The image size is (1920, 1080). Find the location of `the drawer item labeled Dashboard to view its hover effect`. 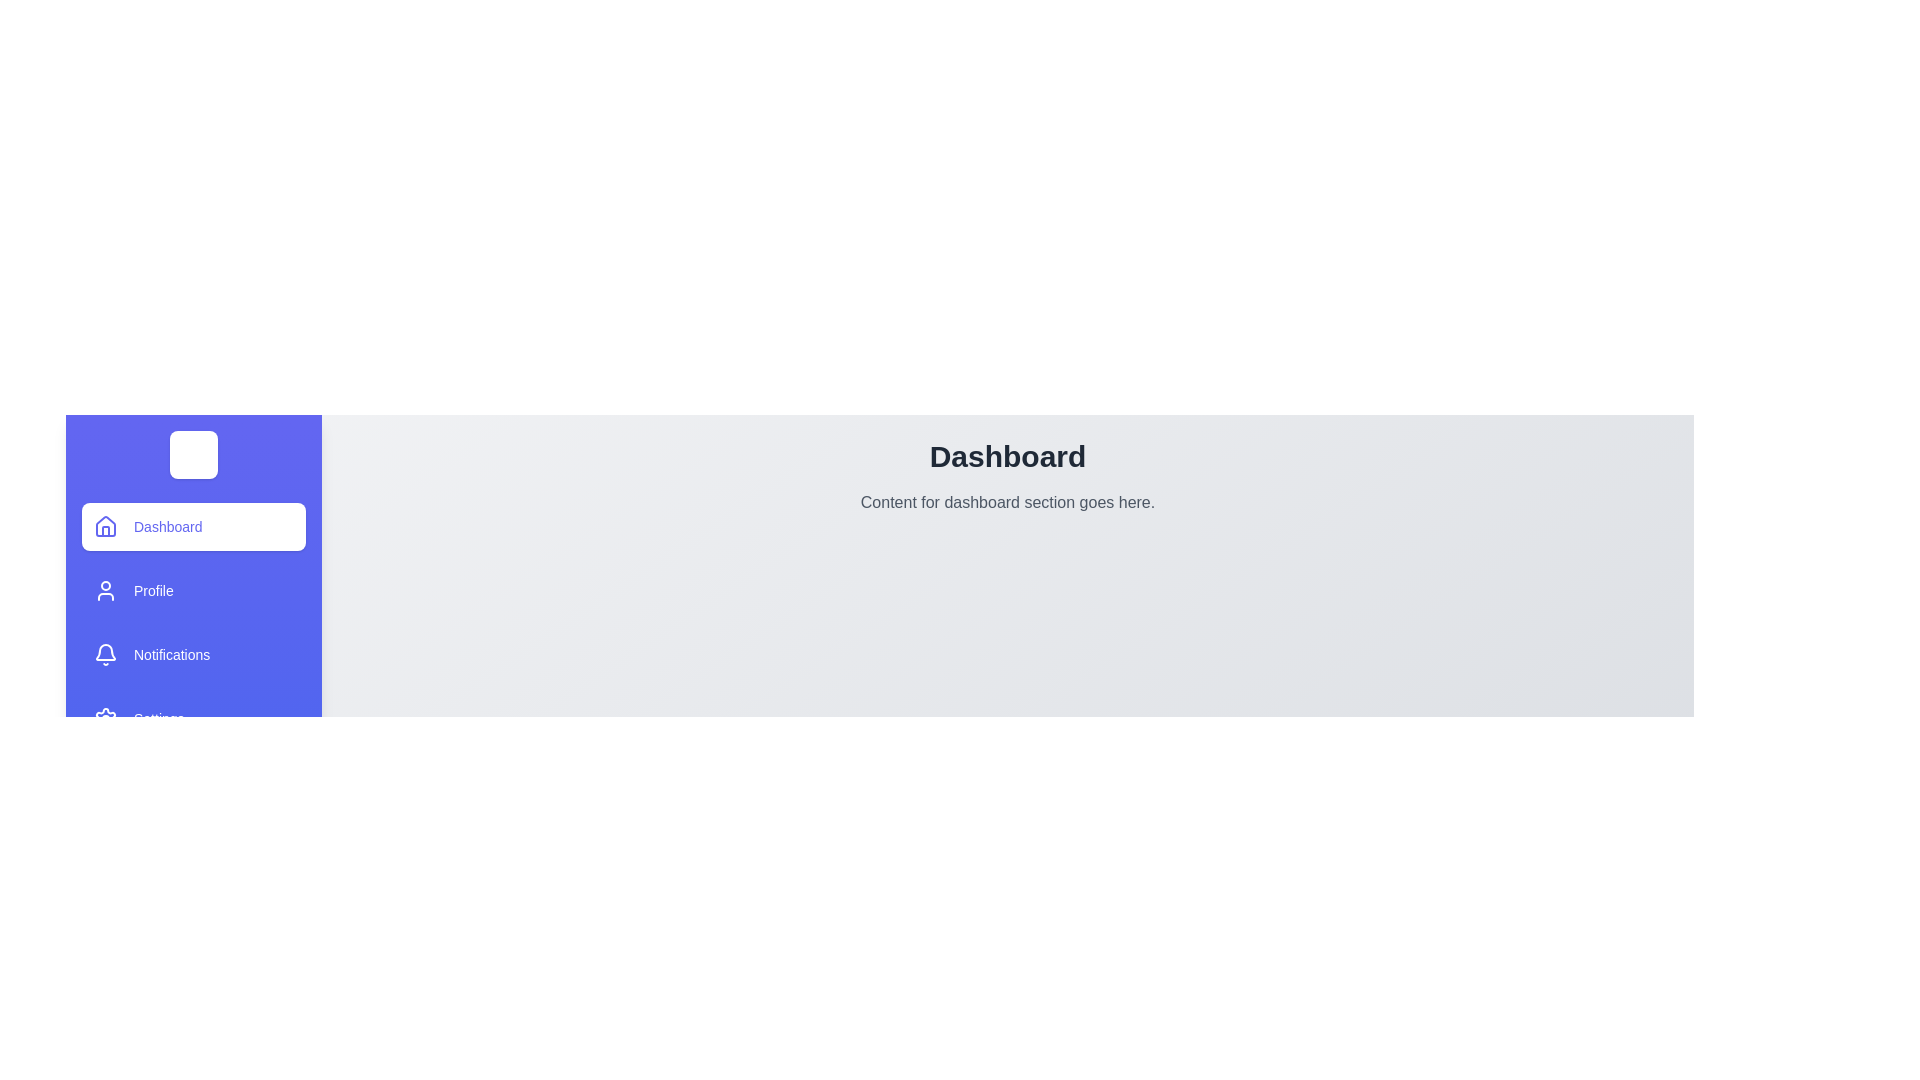

the drawer item labeled Dashboard to view its hover effect is located at coordinates (193, 526).